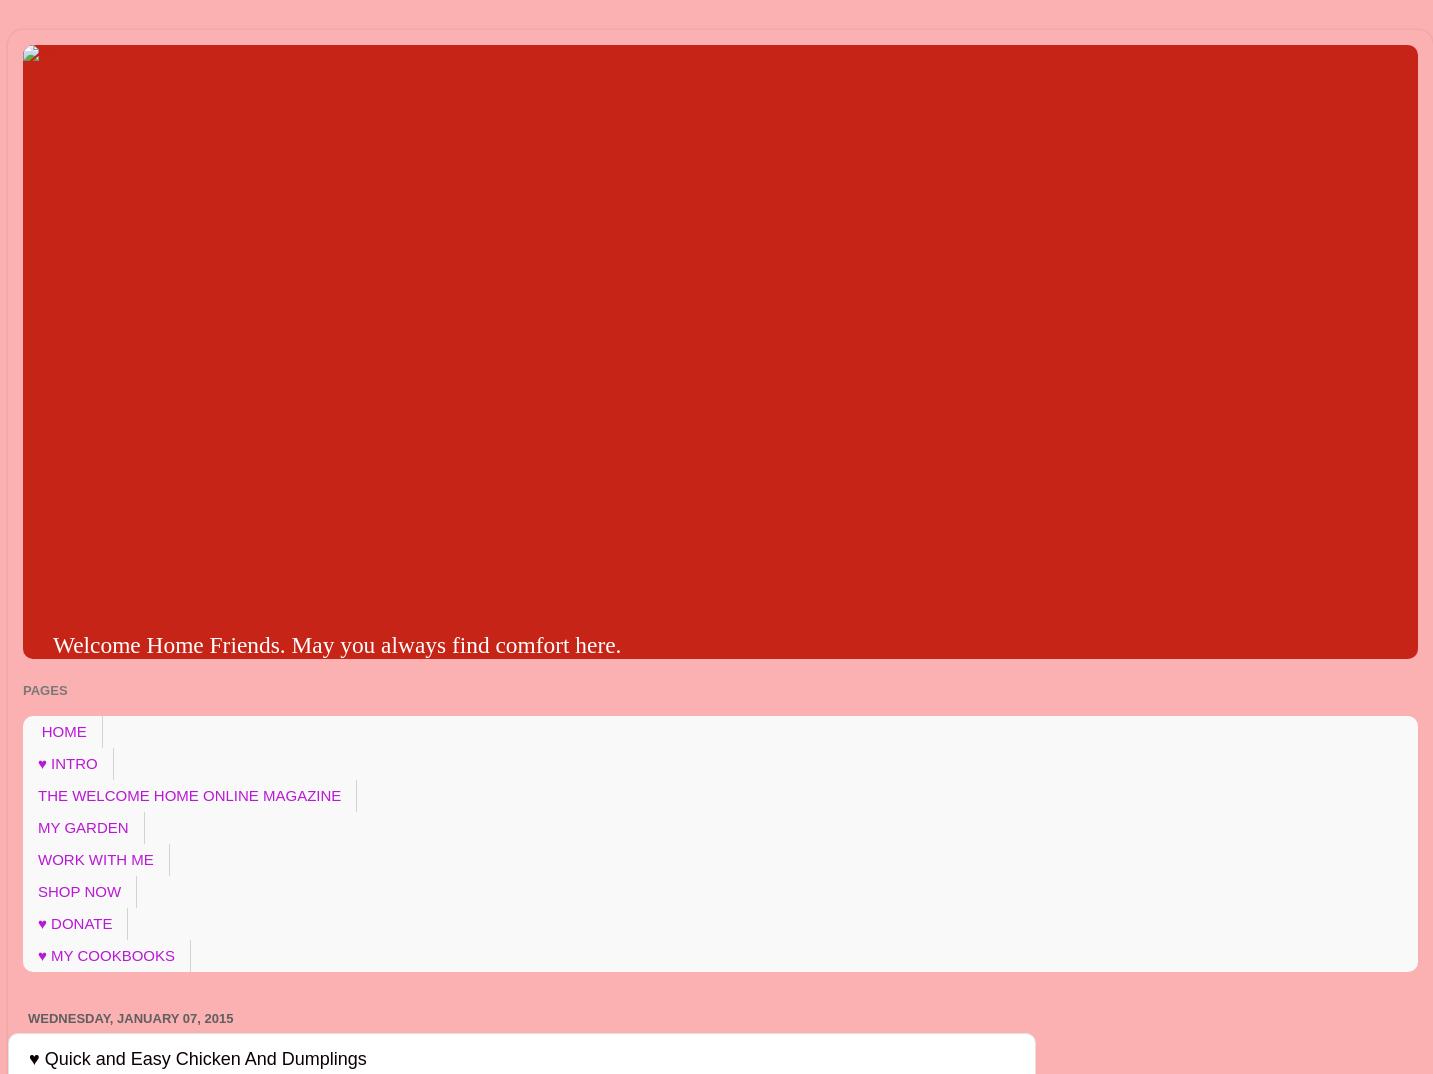  What do you see at coordinates (78, 890) in the screenshot?
I see `'SHOP NOW'` at bounding box center [78, 890].